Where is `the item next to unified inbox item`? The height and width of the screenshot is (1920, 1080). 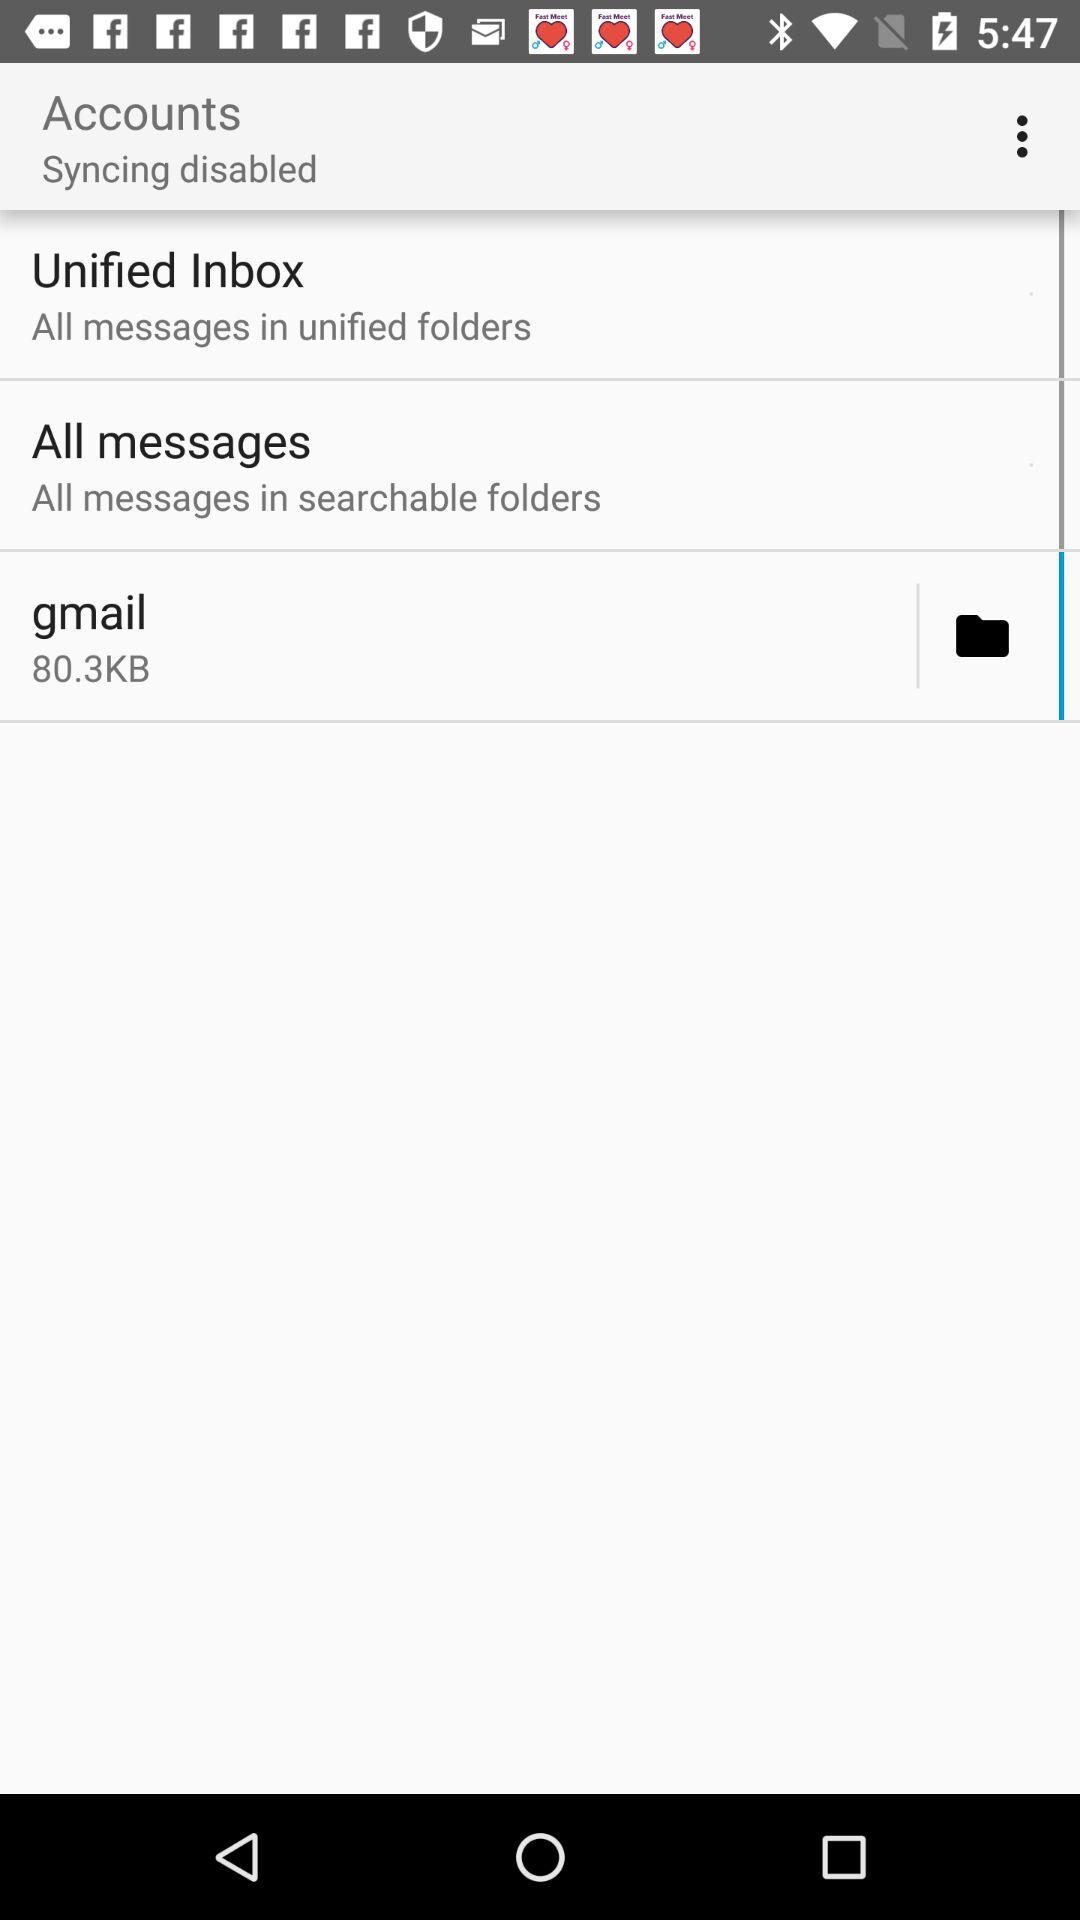 the item next to unified inbox item is located at coordinates (1031, 292).